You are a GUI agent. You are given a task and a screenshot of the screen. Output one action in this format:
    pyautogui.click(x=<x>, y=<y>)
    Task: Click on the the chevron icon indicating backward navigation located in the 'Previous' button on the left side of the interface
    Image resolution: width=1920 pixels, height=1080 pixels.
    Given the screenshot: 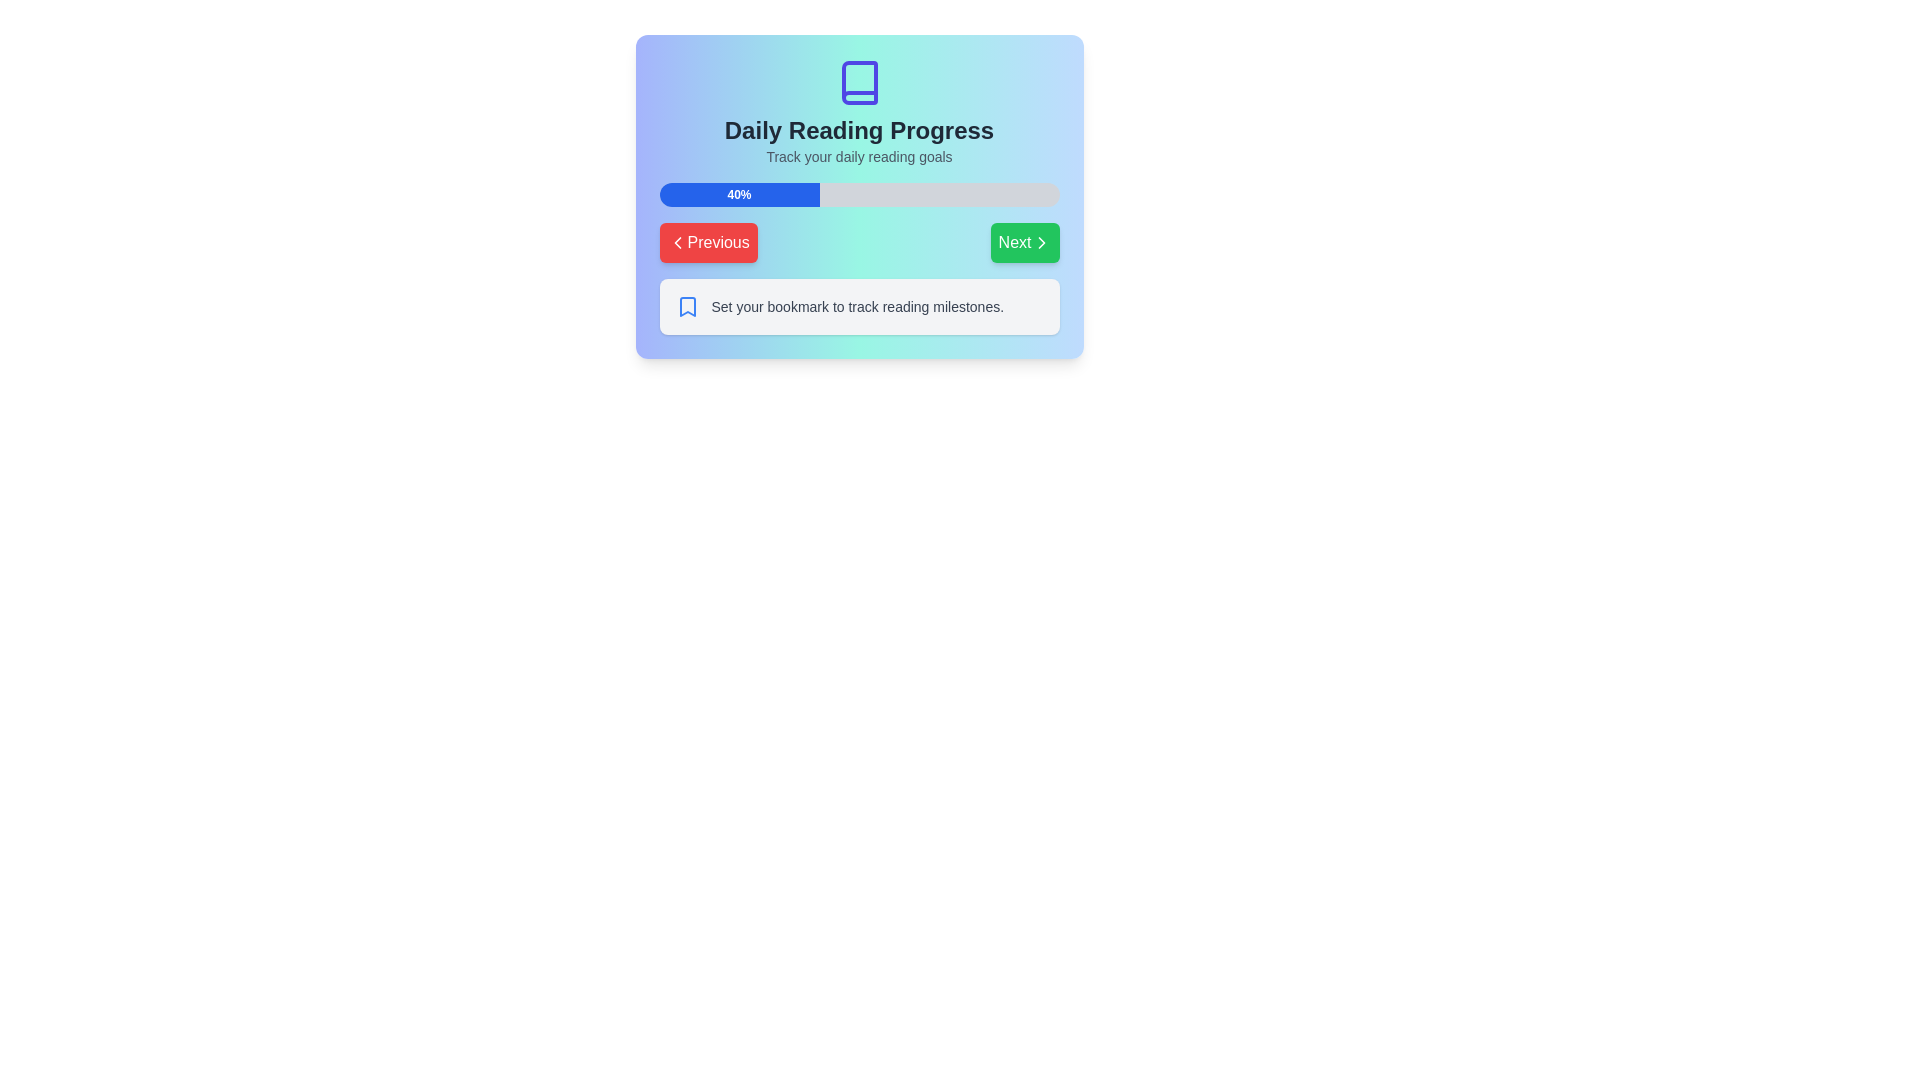 What is the action you would take?
    pyautogui.click(x=677, y=242)
    